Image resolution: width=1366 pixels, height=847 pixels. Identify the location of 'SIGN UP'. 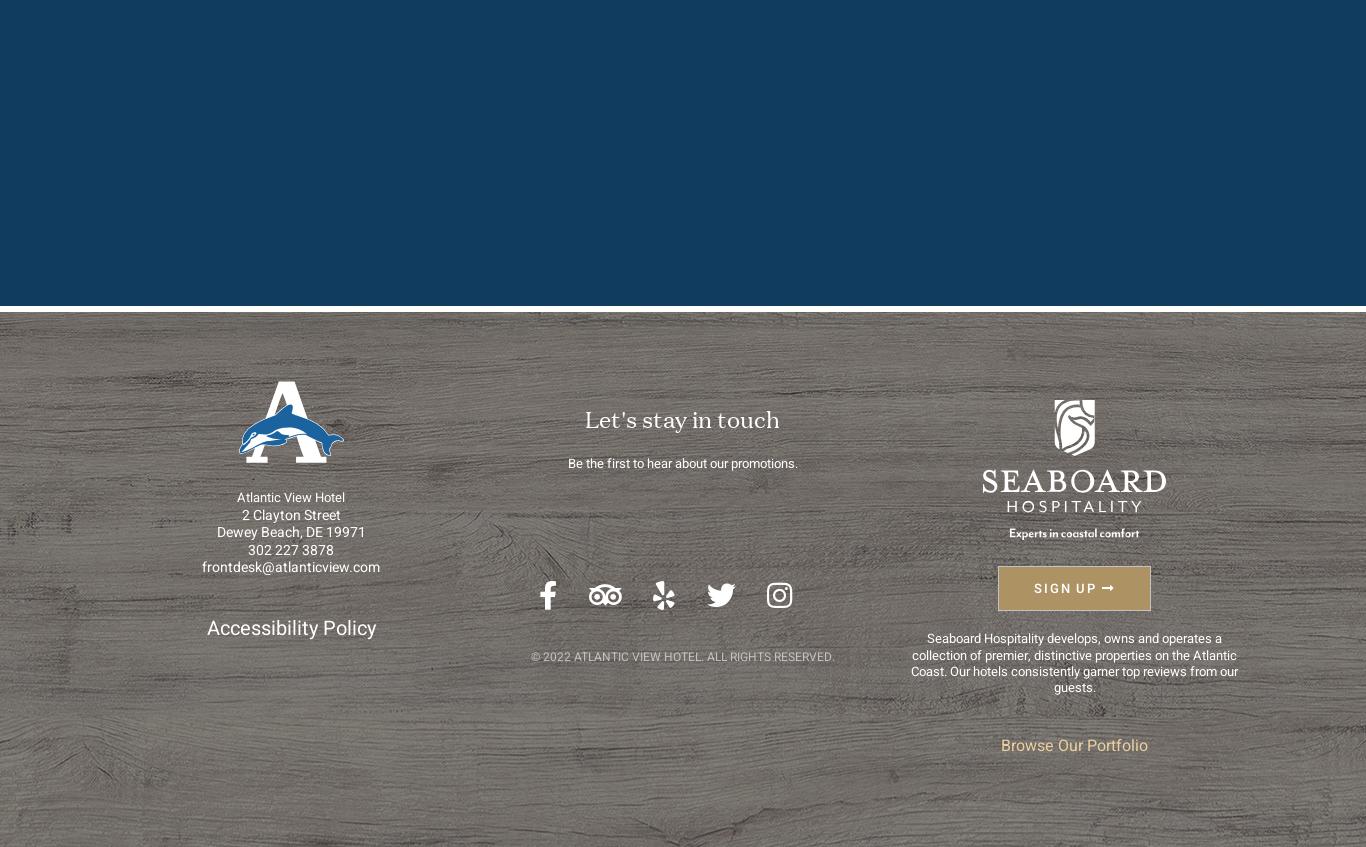
(1031, 588).